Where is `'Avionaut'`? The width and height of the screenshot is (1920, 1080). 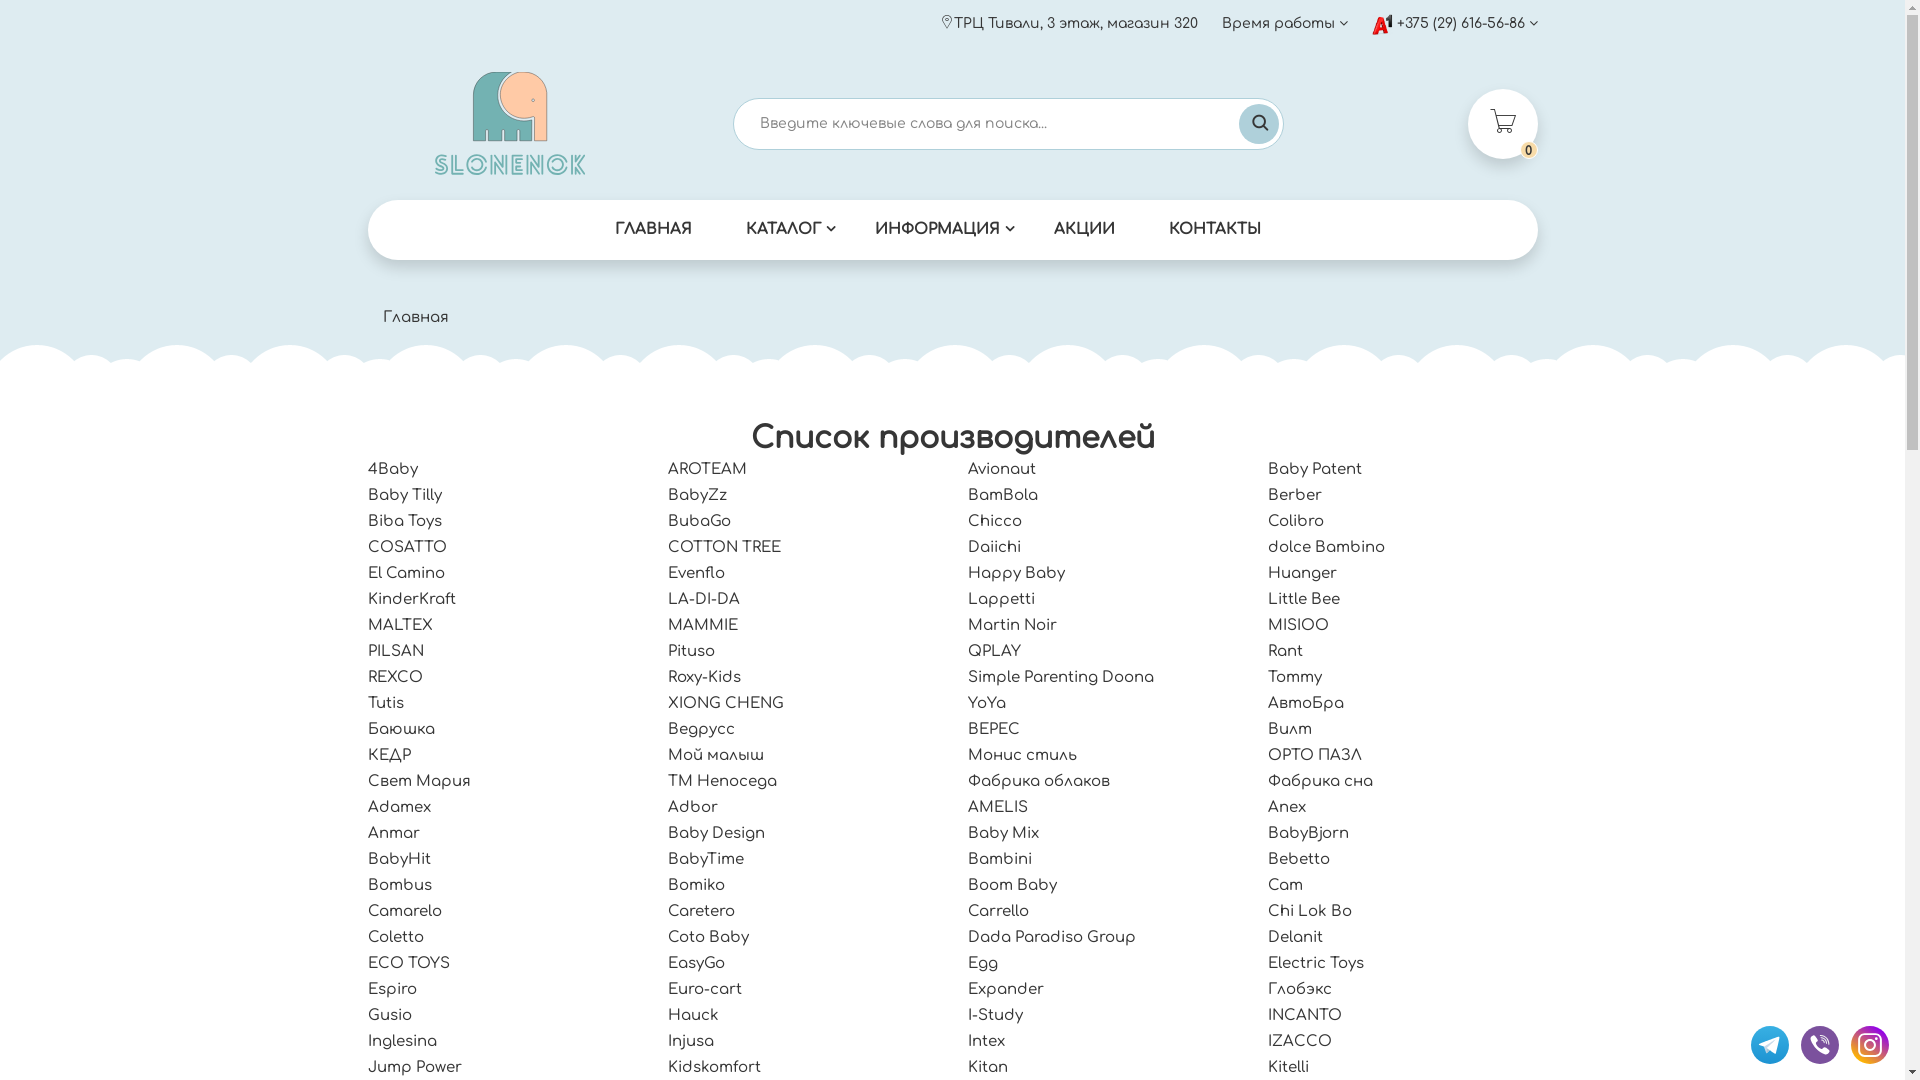
'Avionaut' is located at coordinates (1002, 469).